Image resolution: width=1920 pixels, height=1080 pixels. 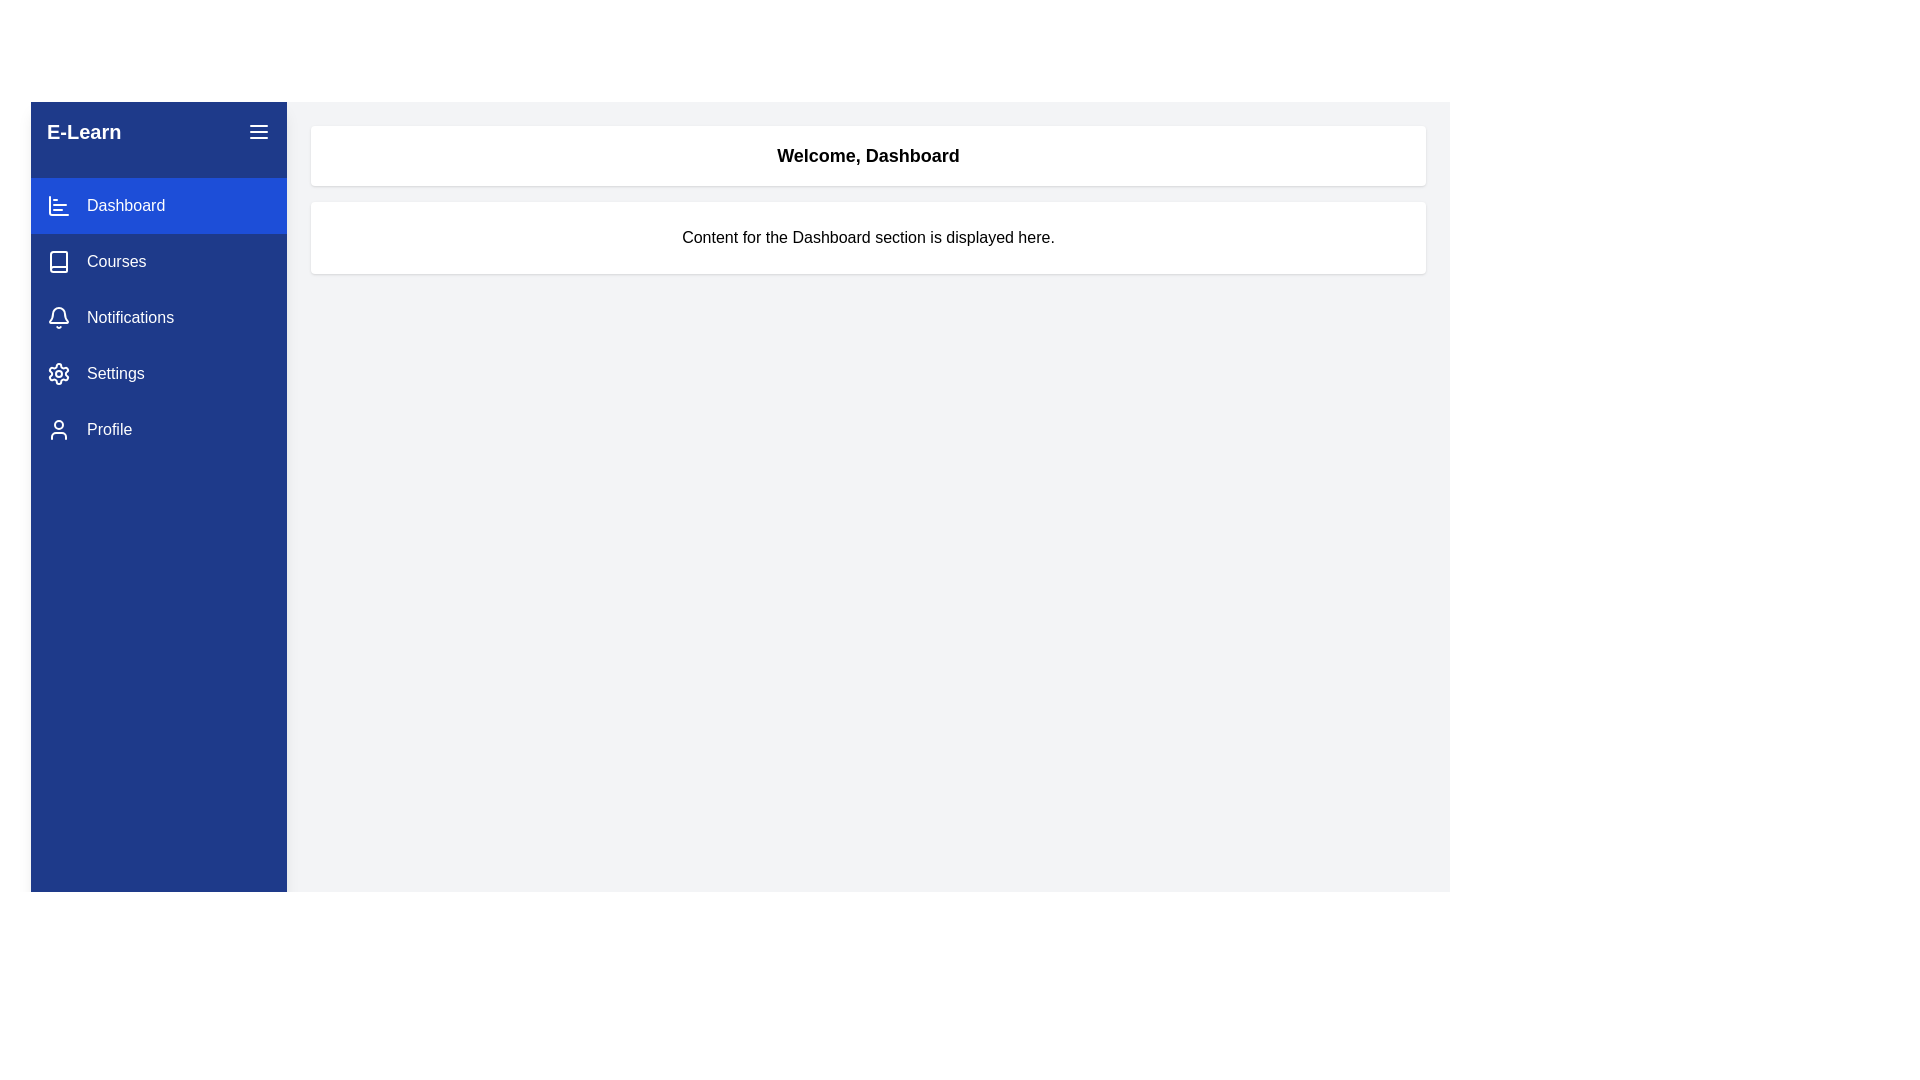 What do you see at coordinates (58, 374) in the screenshot?
I see `the gear icon located in the sidebar navigation menu for accessibility navigation, positioned between 'Notifications' and 'Profile'` at bounding box center [58, 374].